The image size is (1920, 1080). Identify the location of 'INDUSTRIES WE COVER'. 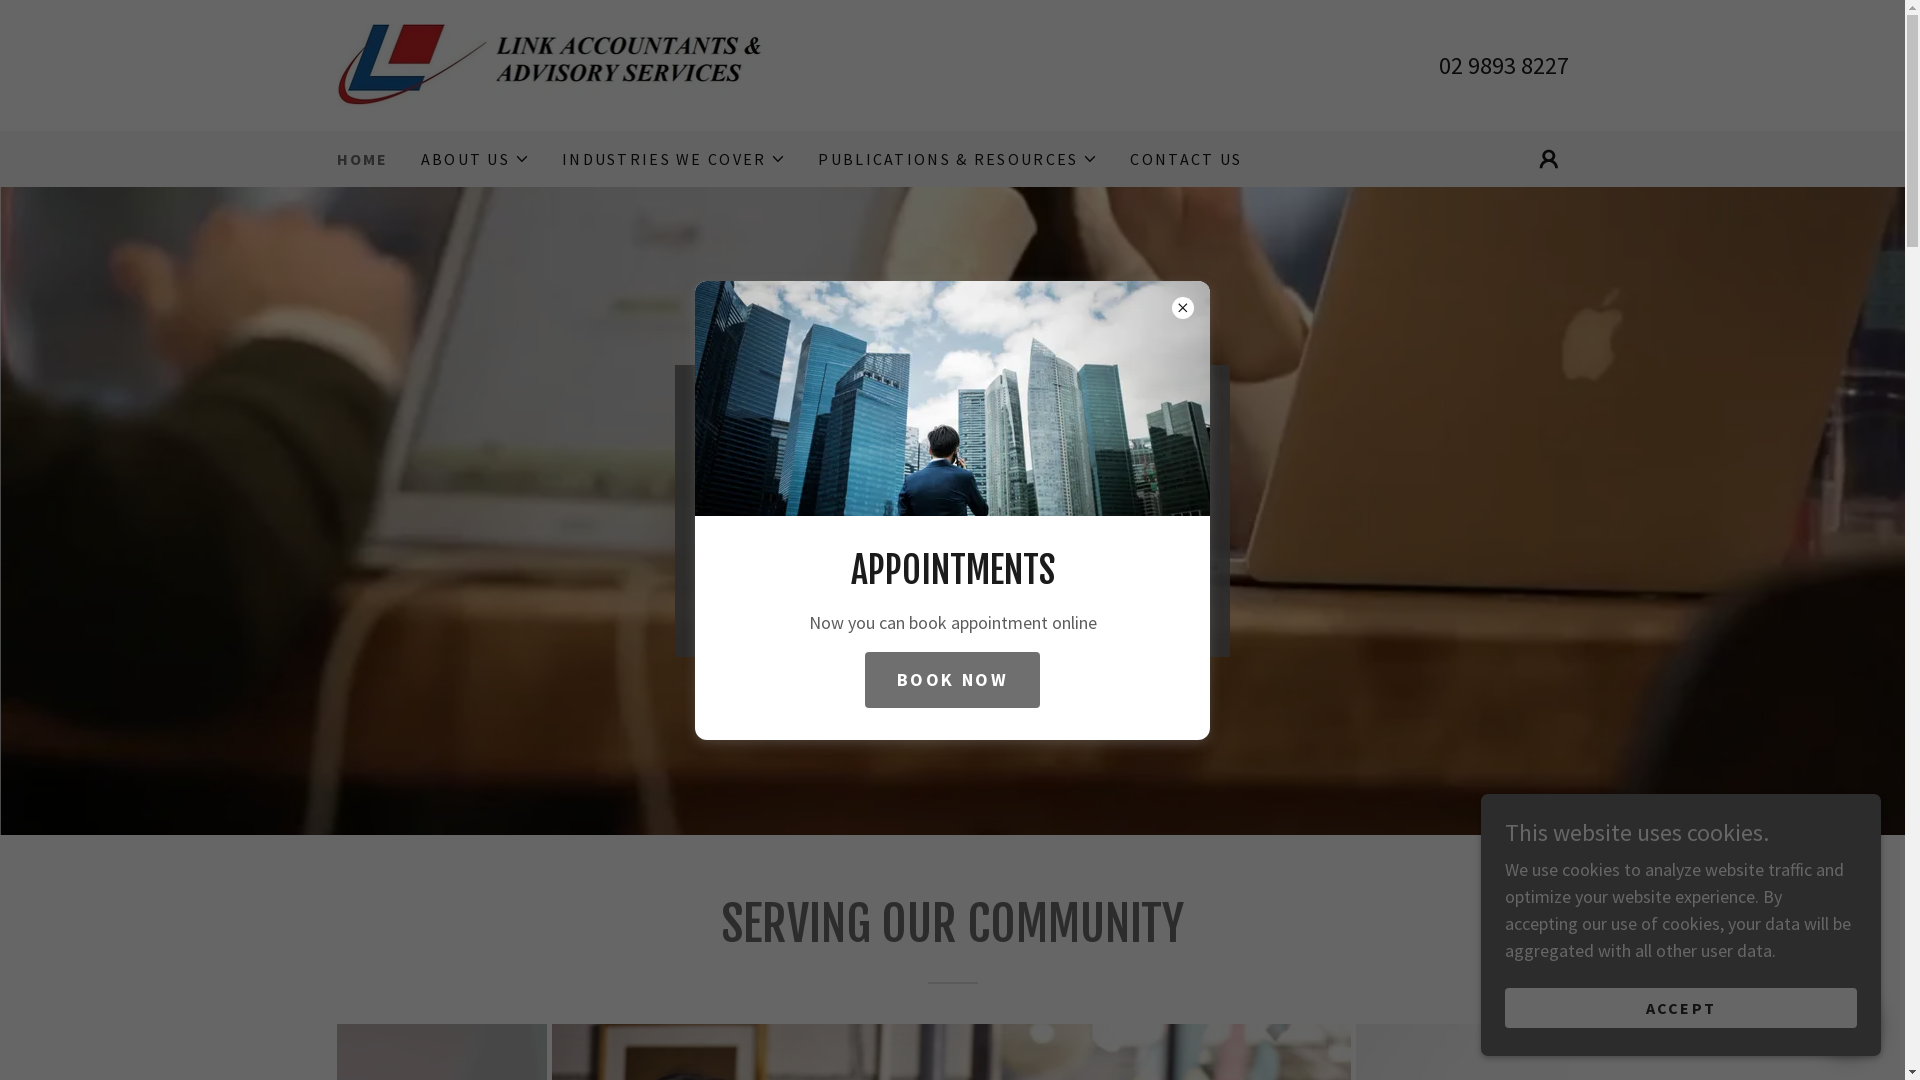
(560, 157).